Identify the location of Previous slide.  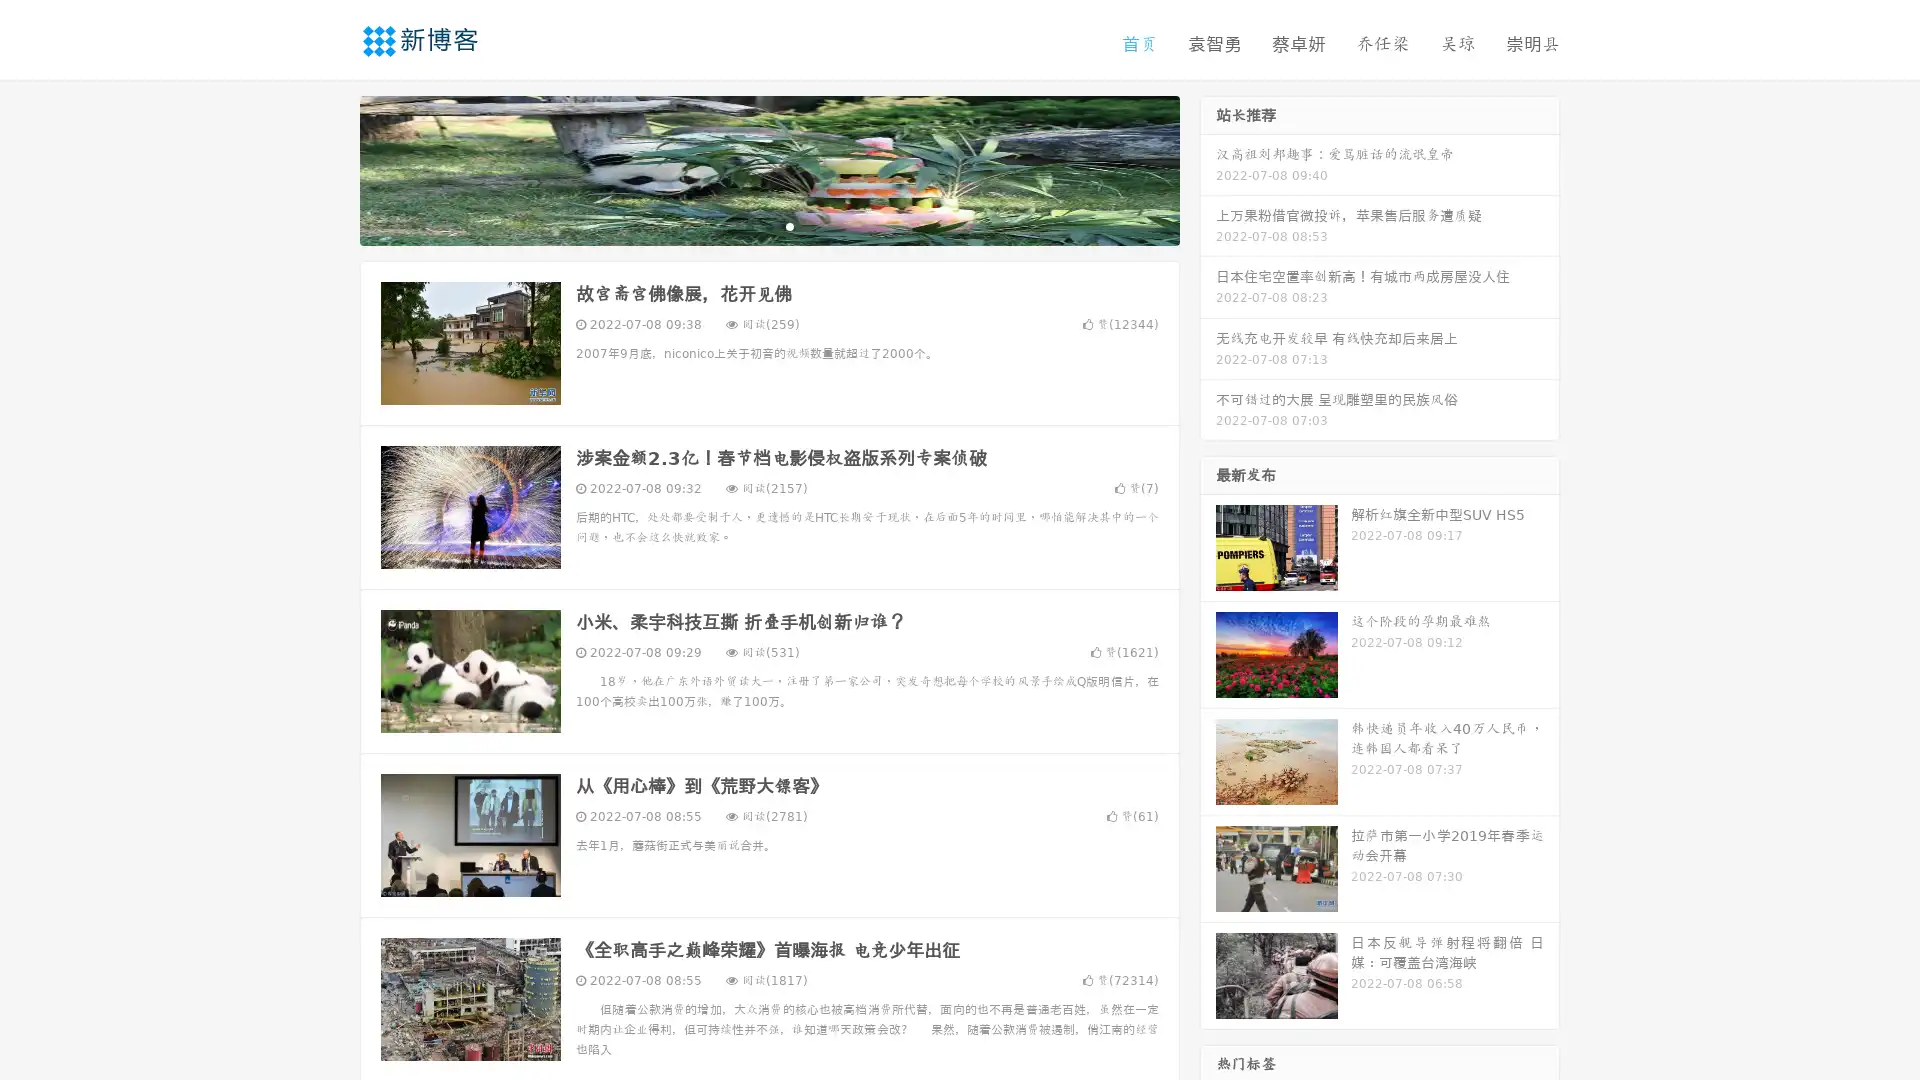
(330, 168).